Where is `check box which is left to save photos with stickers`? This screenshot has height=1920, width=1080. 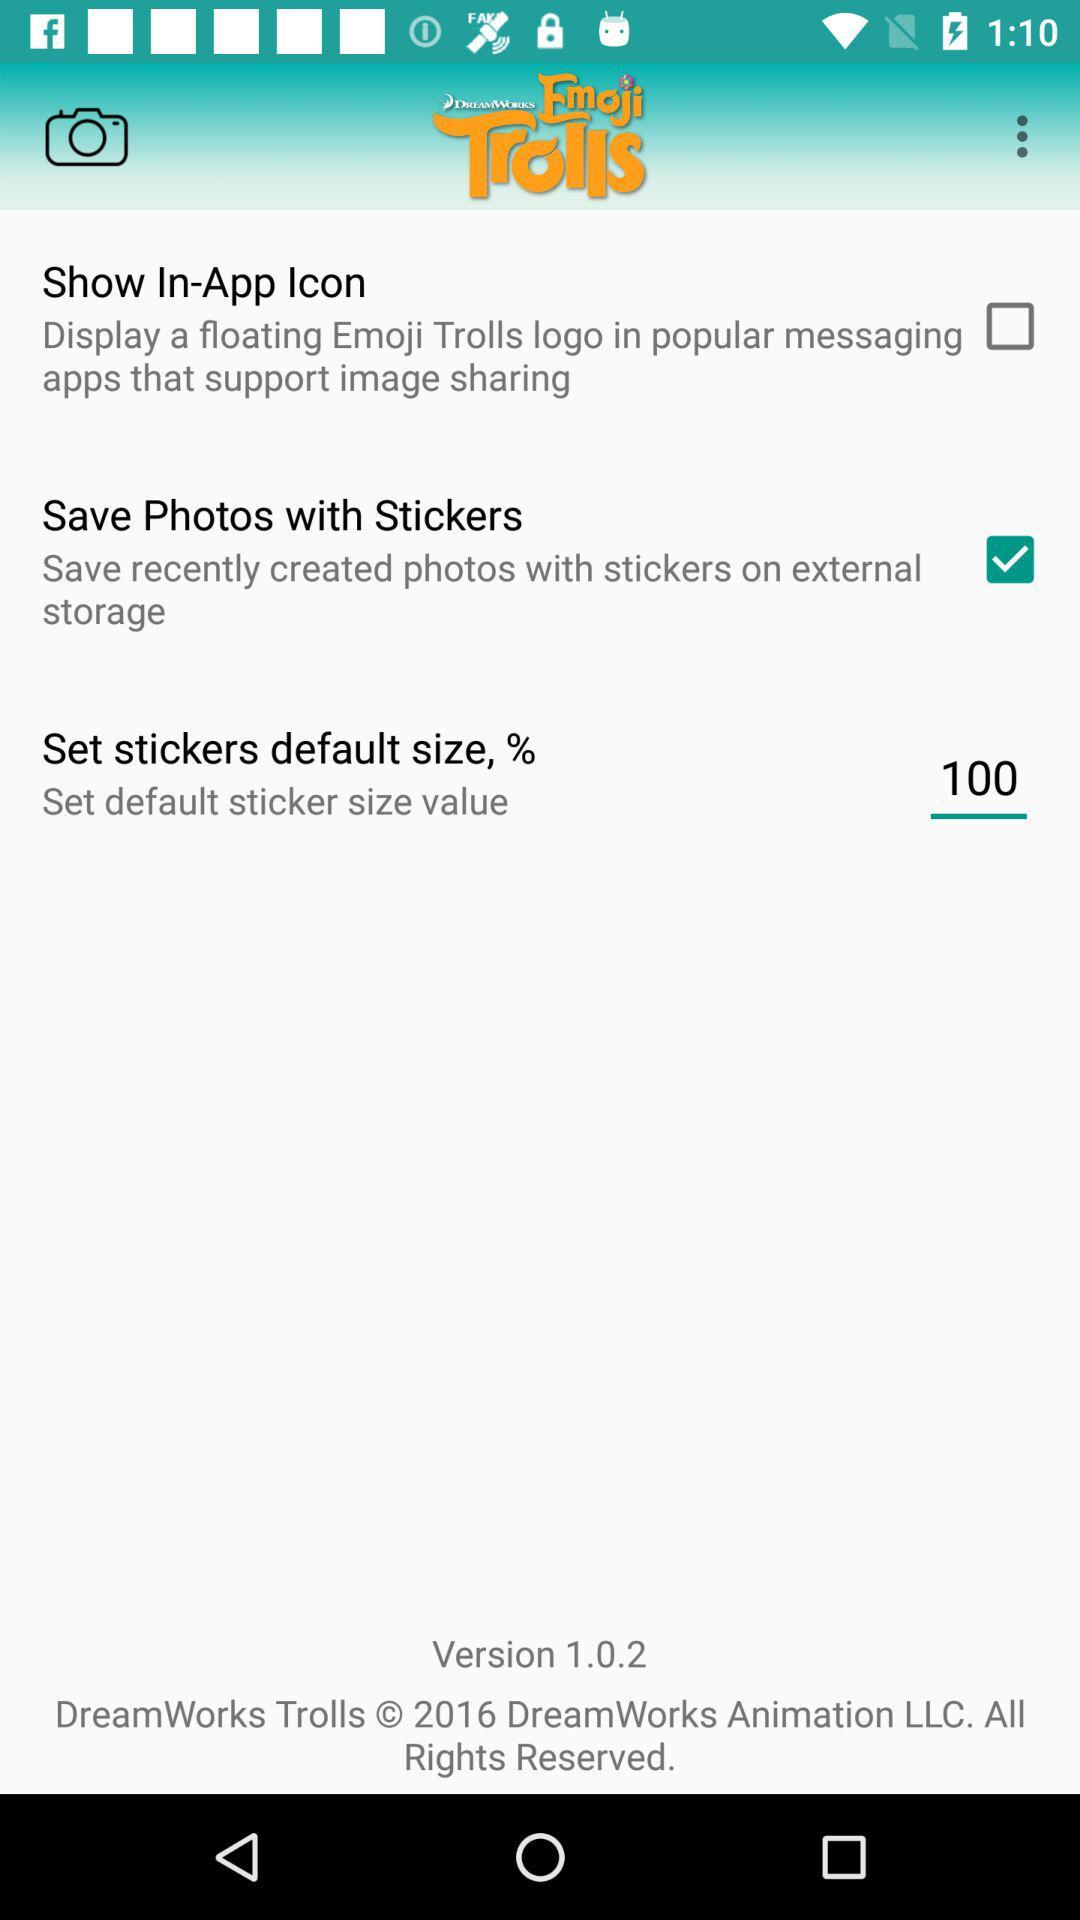
check box which is left to save photos with stickers is located at coordinates (1003, 560).